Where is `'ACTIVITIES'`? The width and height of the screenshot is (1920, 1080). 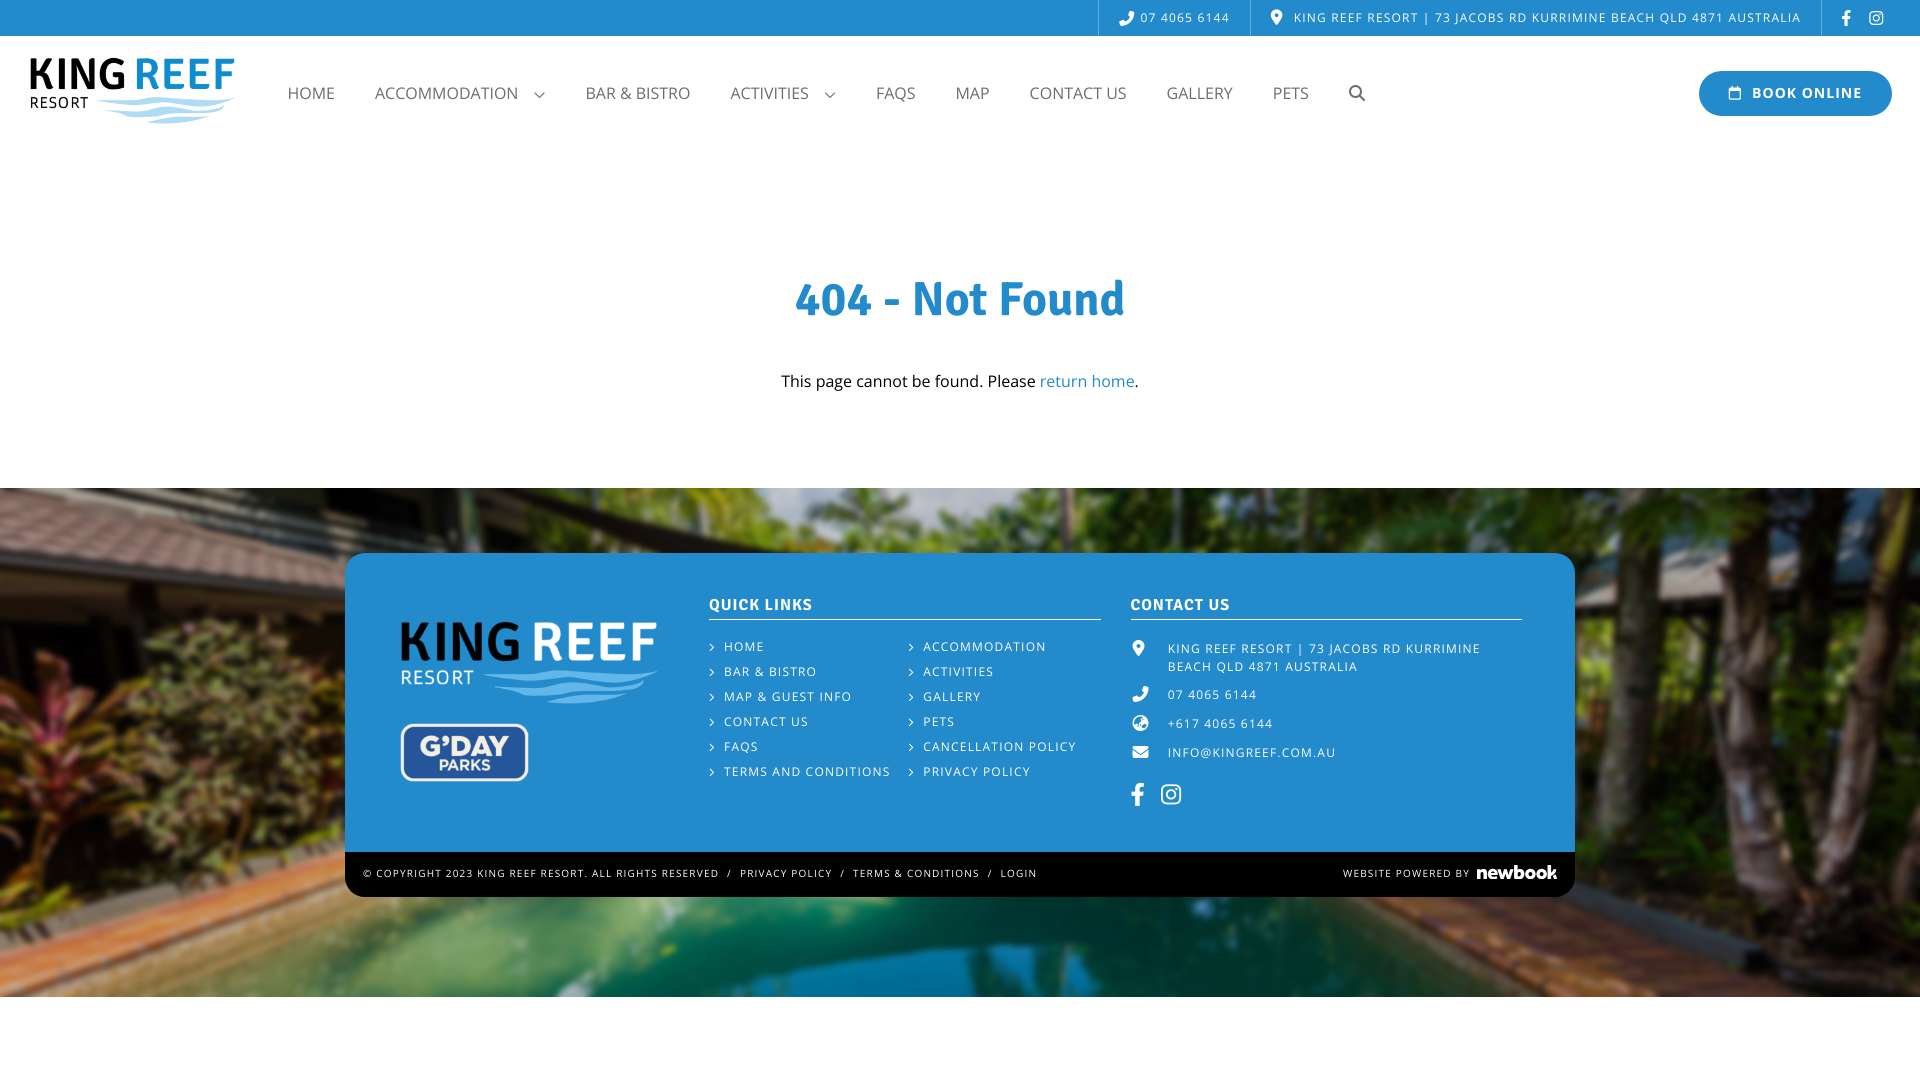
'ACTIVITIES' is located at coordinates (781, 92).